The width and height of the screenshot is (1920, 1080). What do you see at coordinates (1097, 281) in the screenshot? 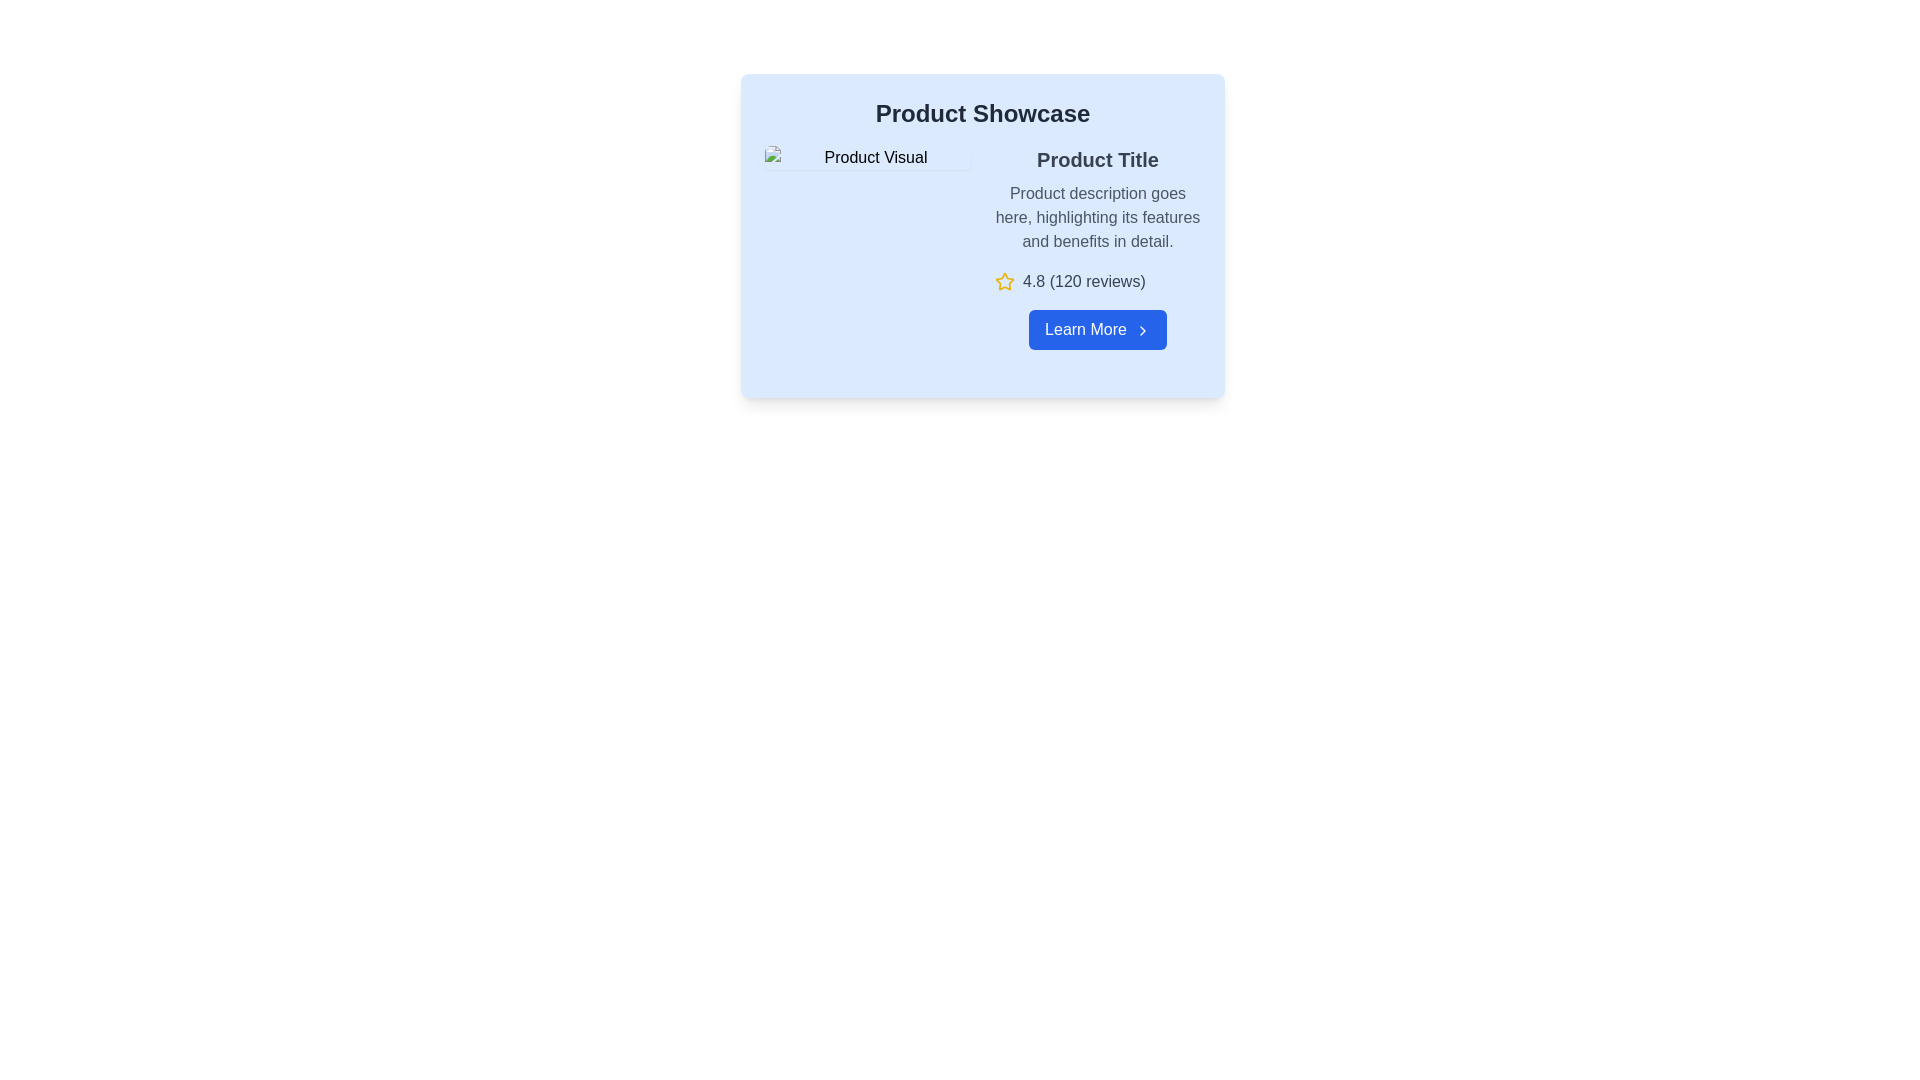
I see `the Rating display that shows the product rating and review count, located directly below the product description and above the 'Learn More' button` at bounding box center [1097, 281].